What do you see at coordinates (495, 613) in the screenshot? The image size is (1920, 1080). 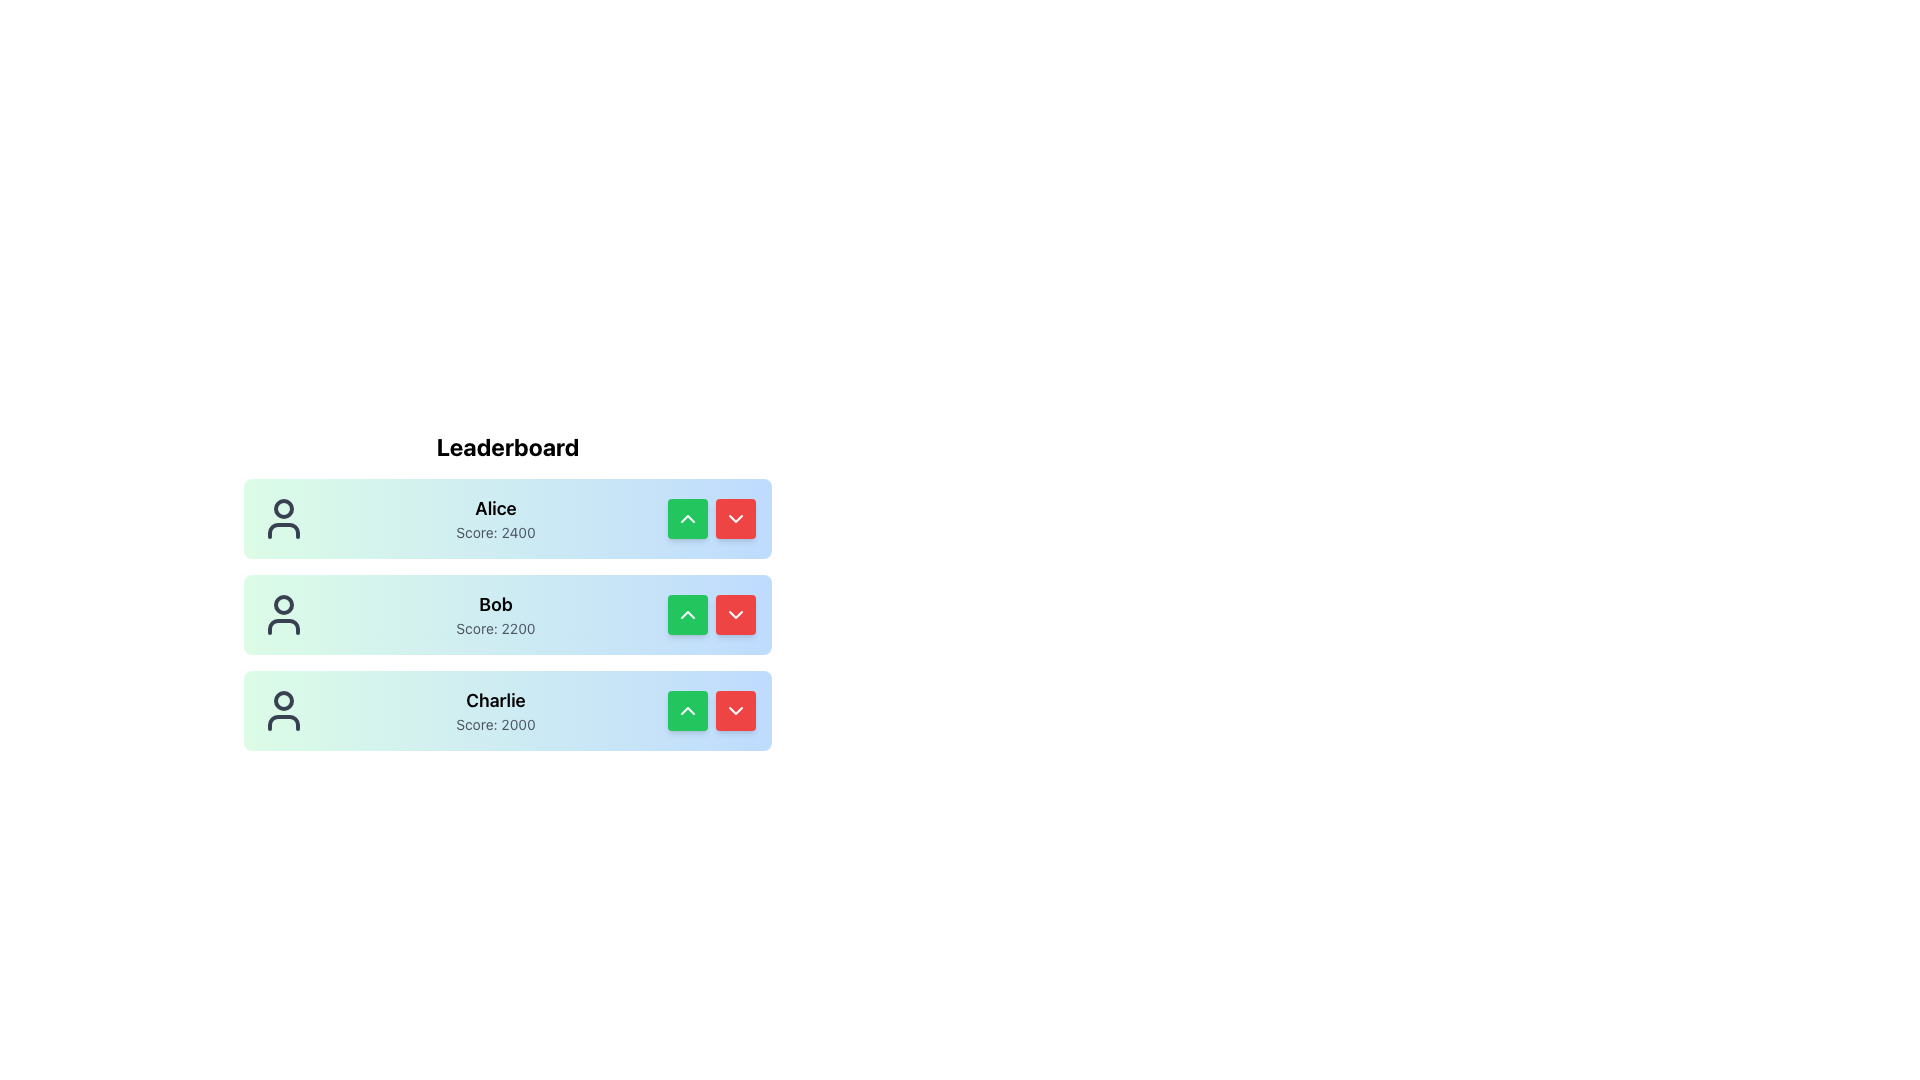 I see `the text display component that shows the user's name 'Bob' and score '2200', located centrally in the second row of the leaderboard layout` at bounding box center [495, 613].